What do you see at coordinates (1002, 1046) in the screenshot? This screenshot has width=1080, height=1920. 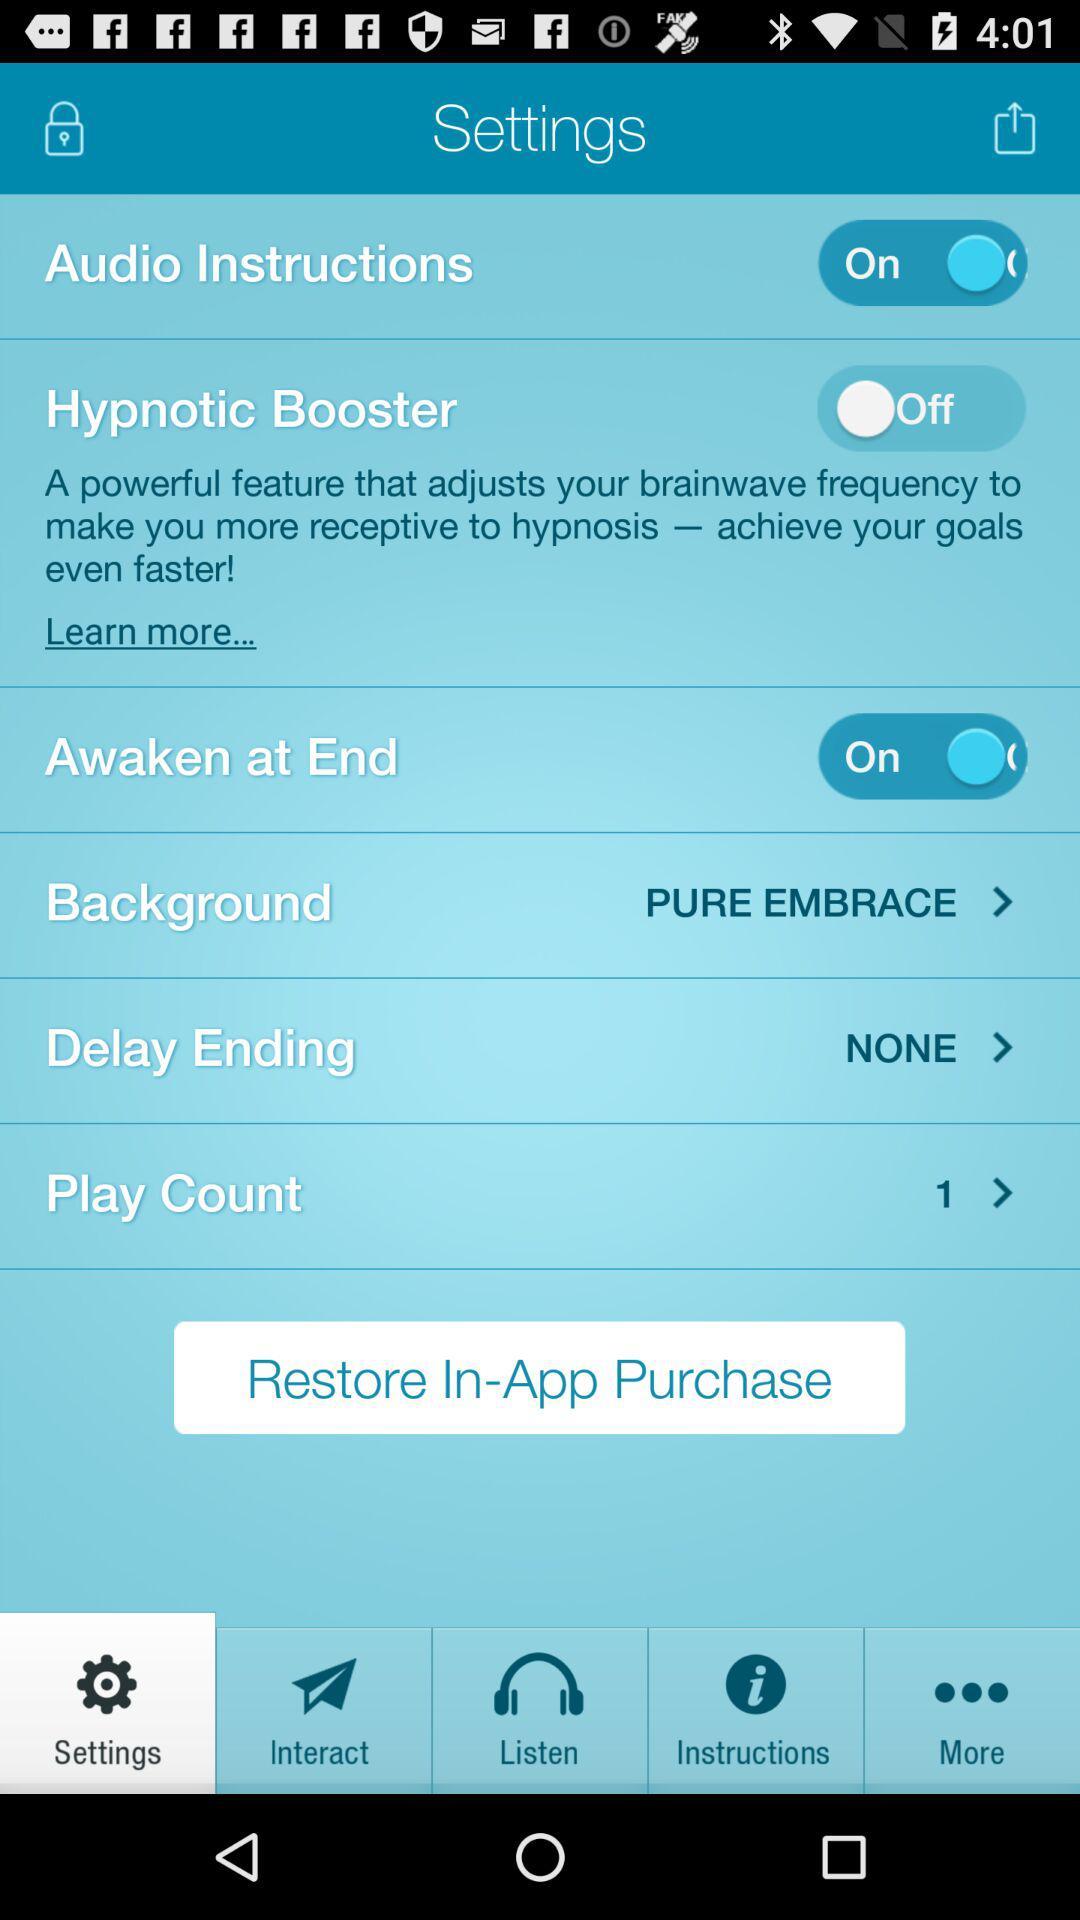 I see `the button on the right next to the text none on the web page` at bounding box center [1002, 1046].